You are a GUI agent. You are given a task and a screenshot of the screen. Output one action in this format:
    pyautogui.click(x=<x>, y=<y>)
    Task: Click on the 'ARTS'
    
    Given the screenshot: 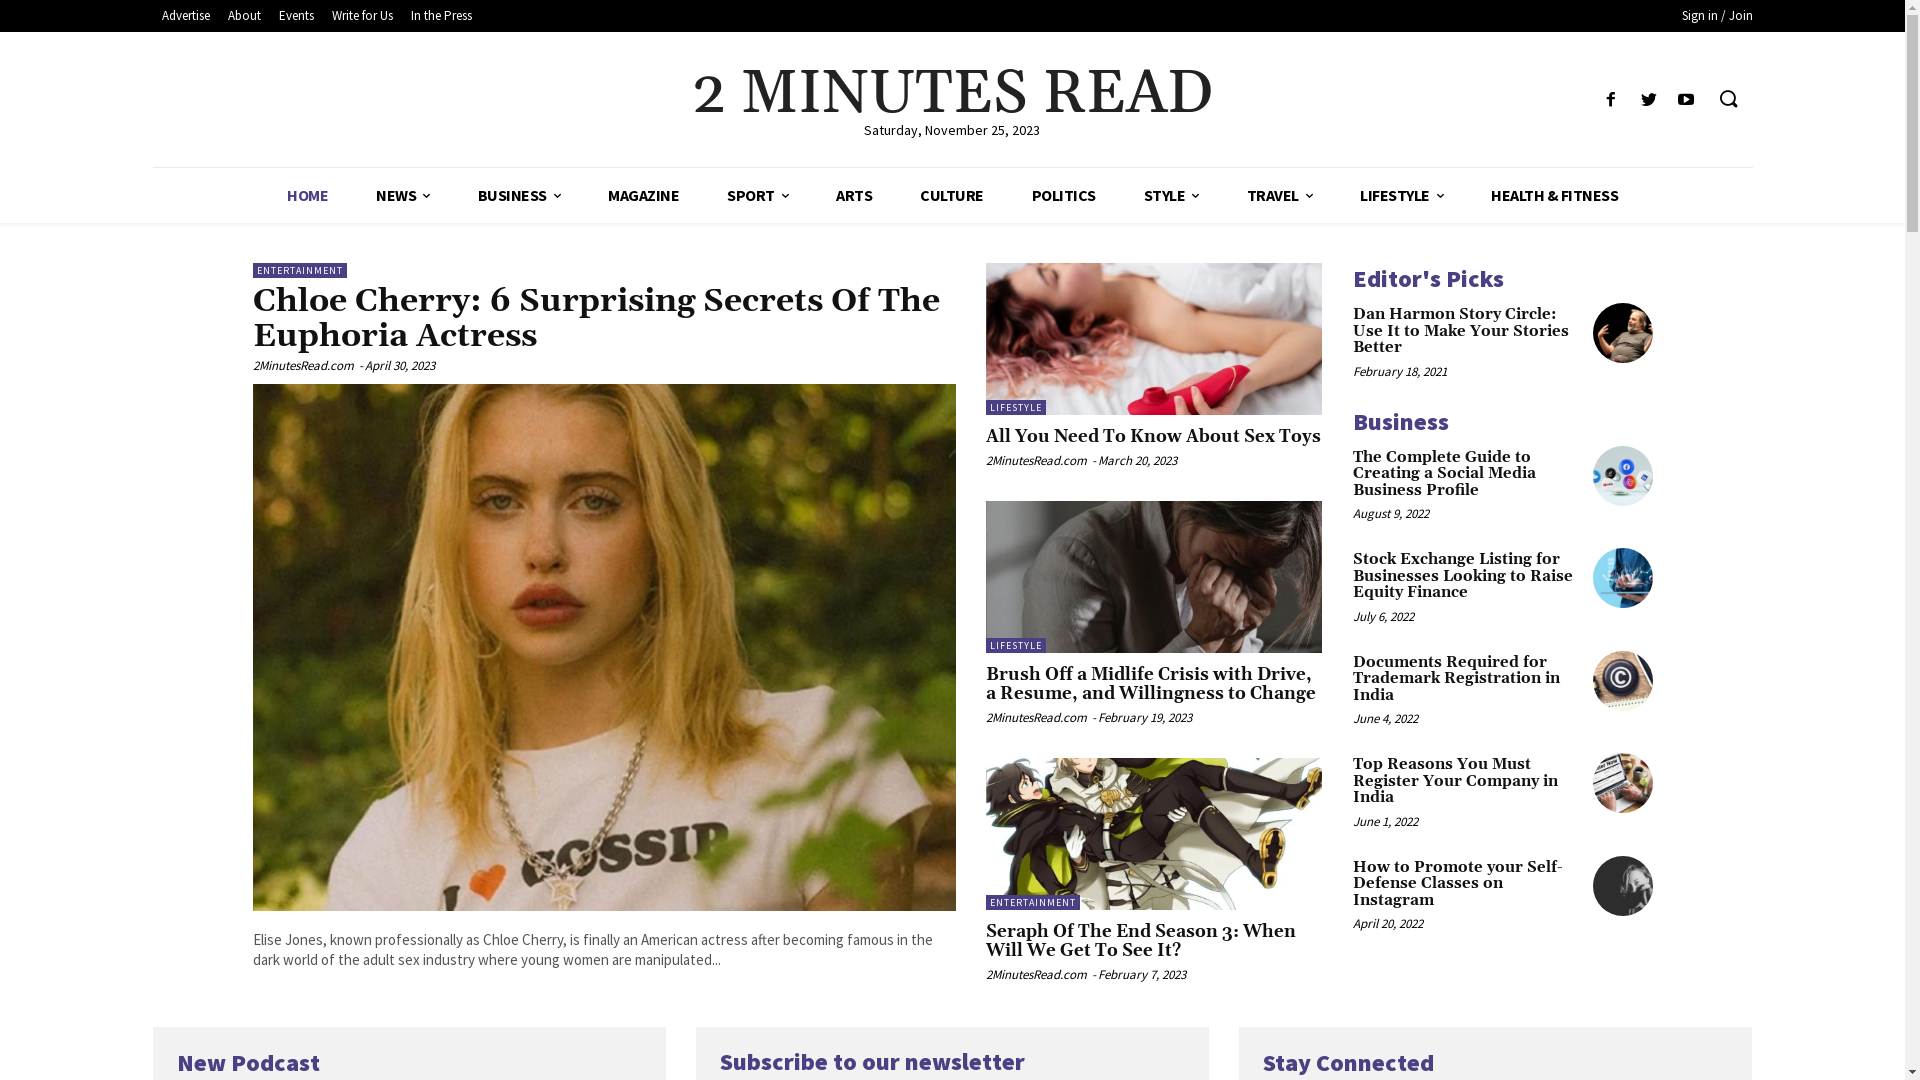 What is the action you would take?
    pyautogui.click(x=854, y=195)
    